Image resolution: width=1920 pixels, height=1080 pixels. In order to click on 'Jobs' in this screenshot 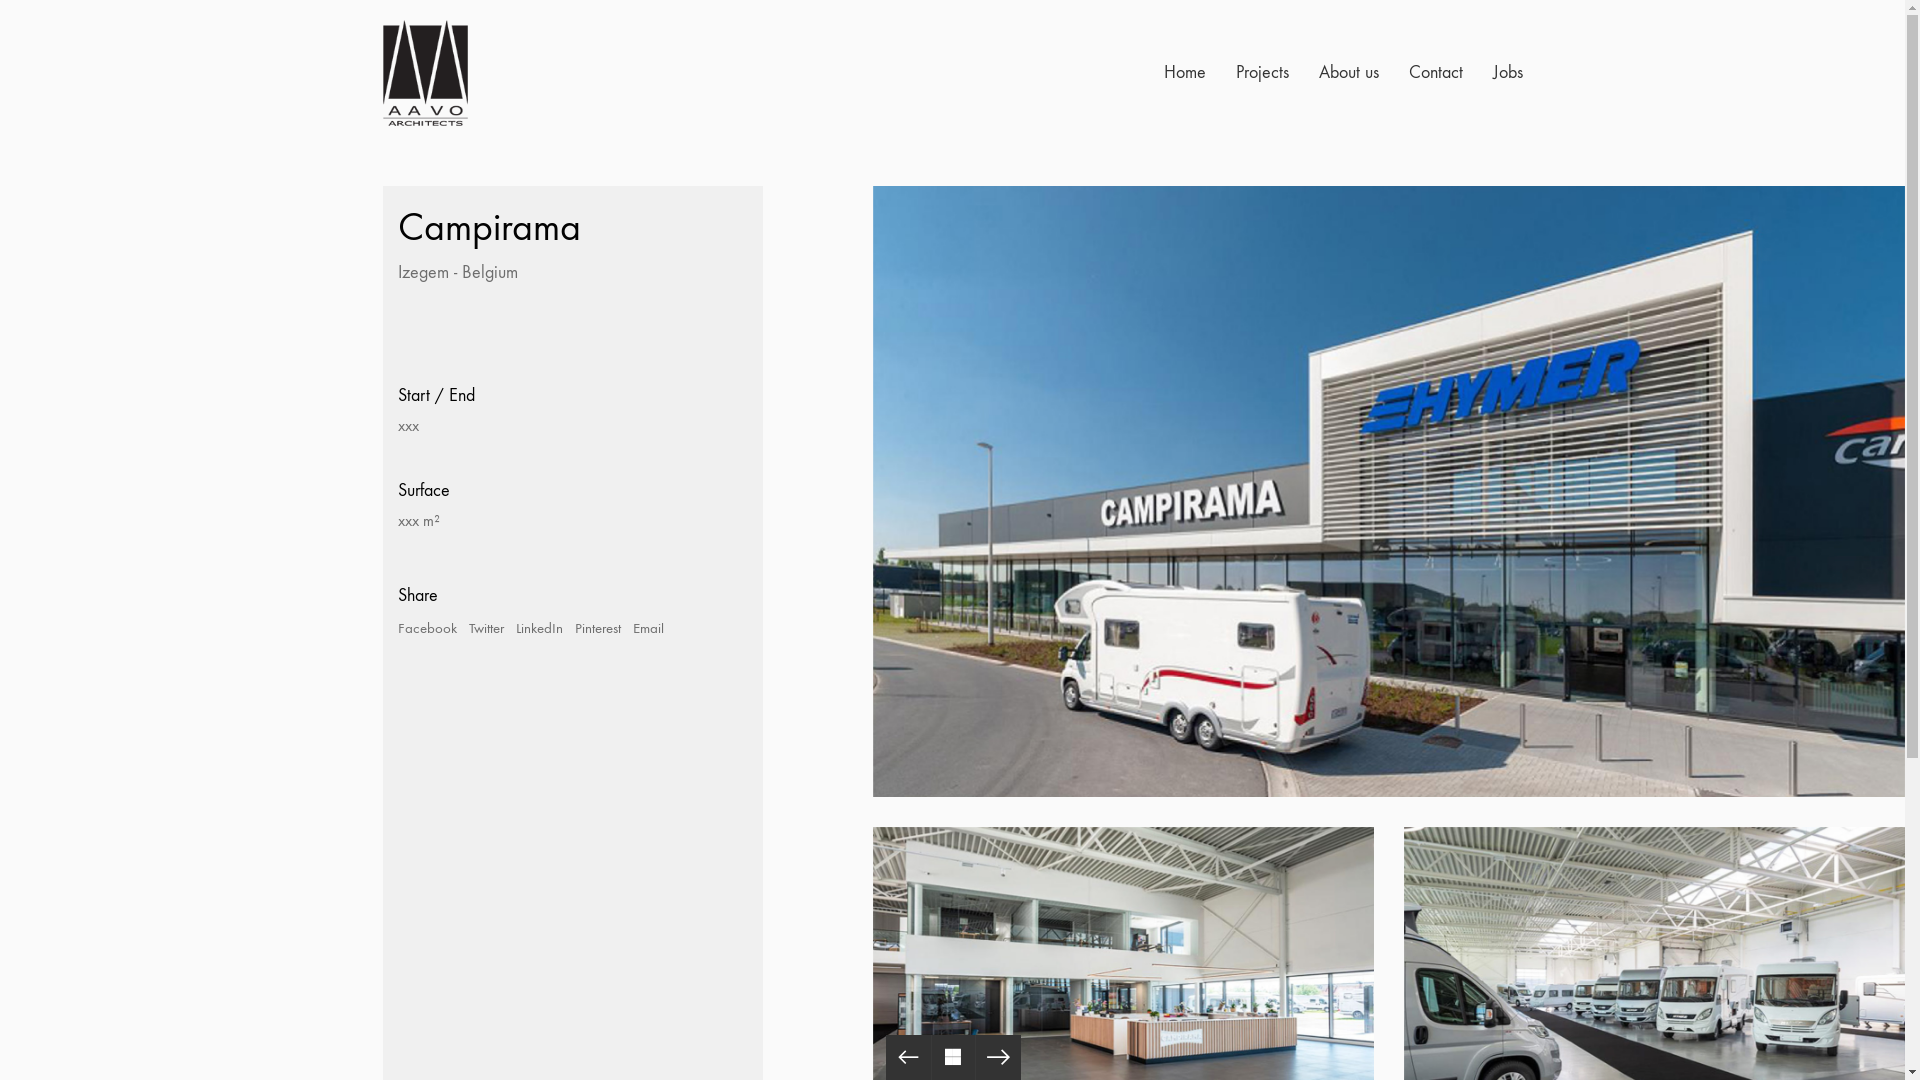, I will do `click(1507, 72)`.